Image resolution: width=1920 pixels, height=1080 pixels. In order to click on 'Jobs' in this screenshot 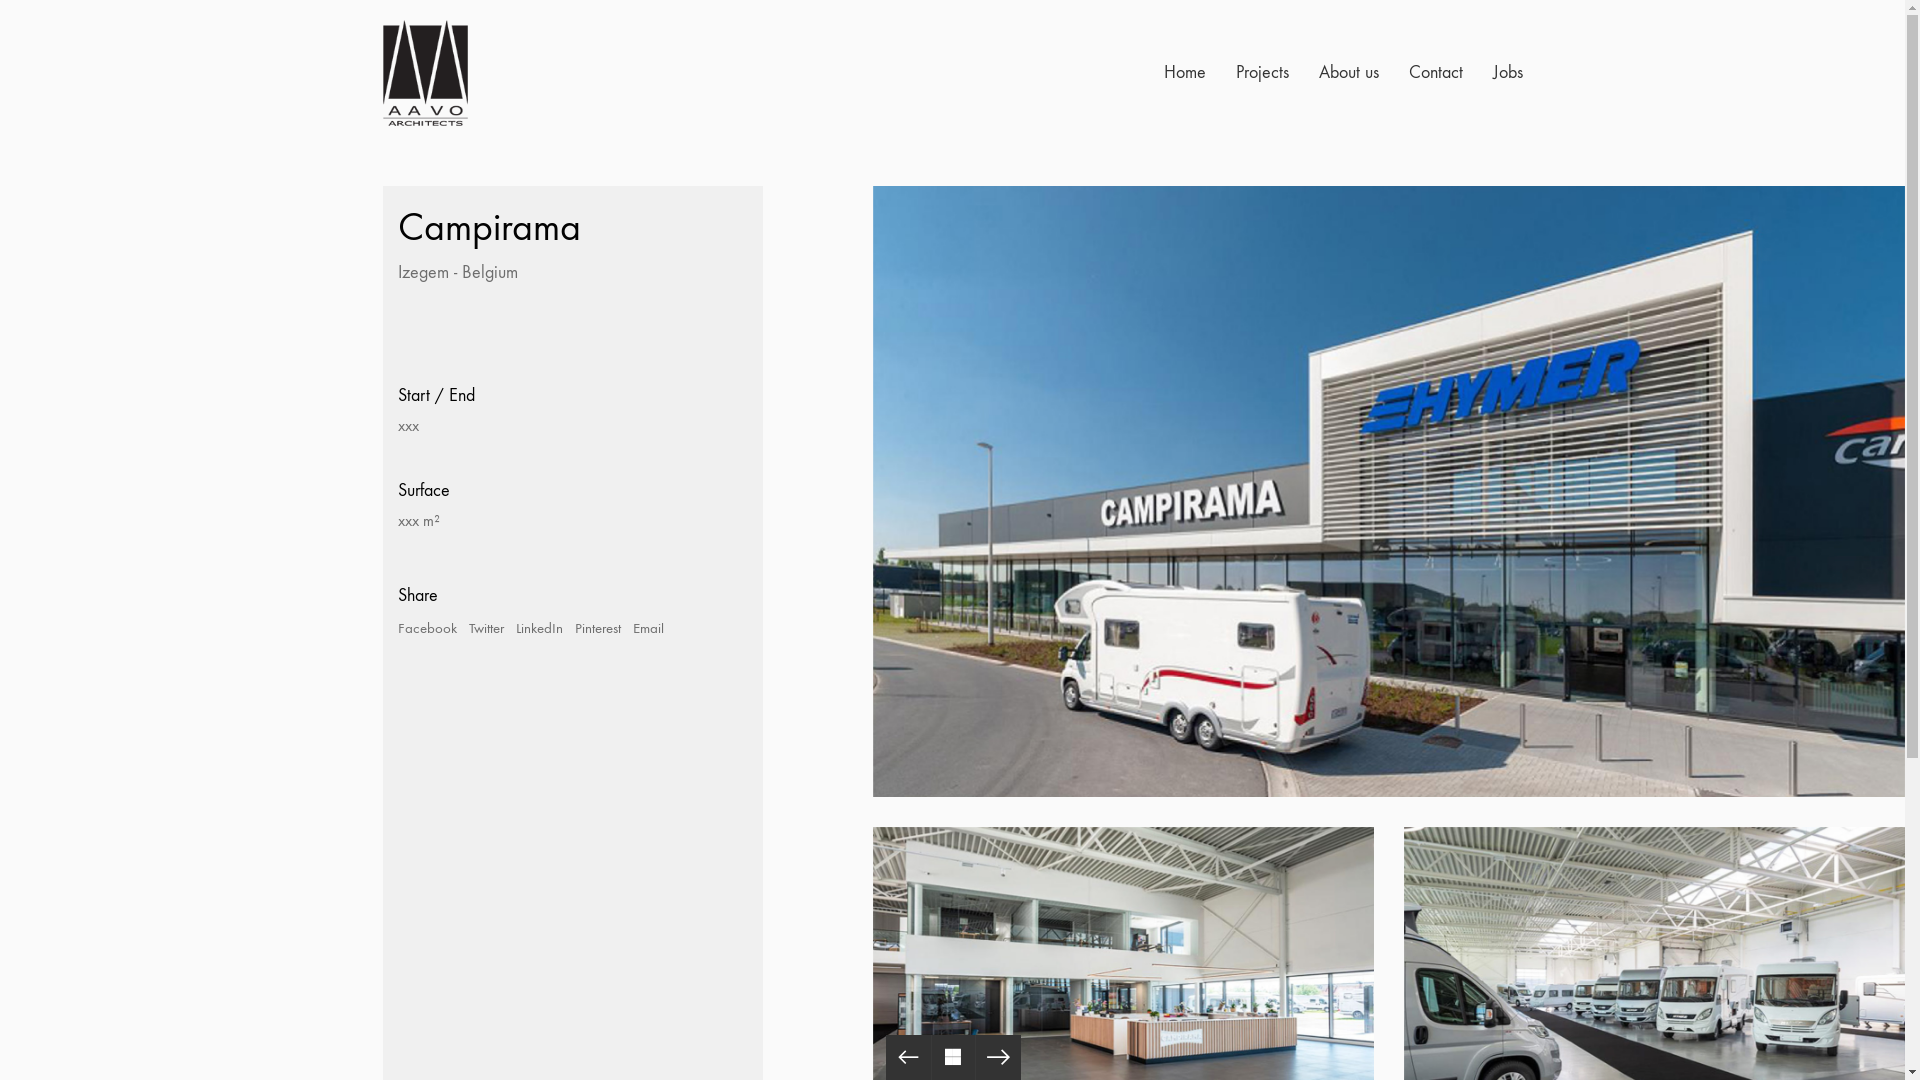, I will do `click(1507, 72)`.